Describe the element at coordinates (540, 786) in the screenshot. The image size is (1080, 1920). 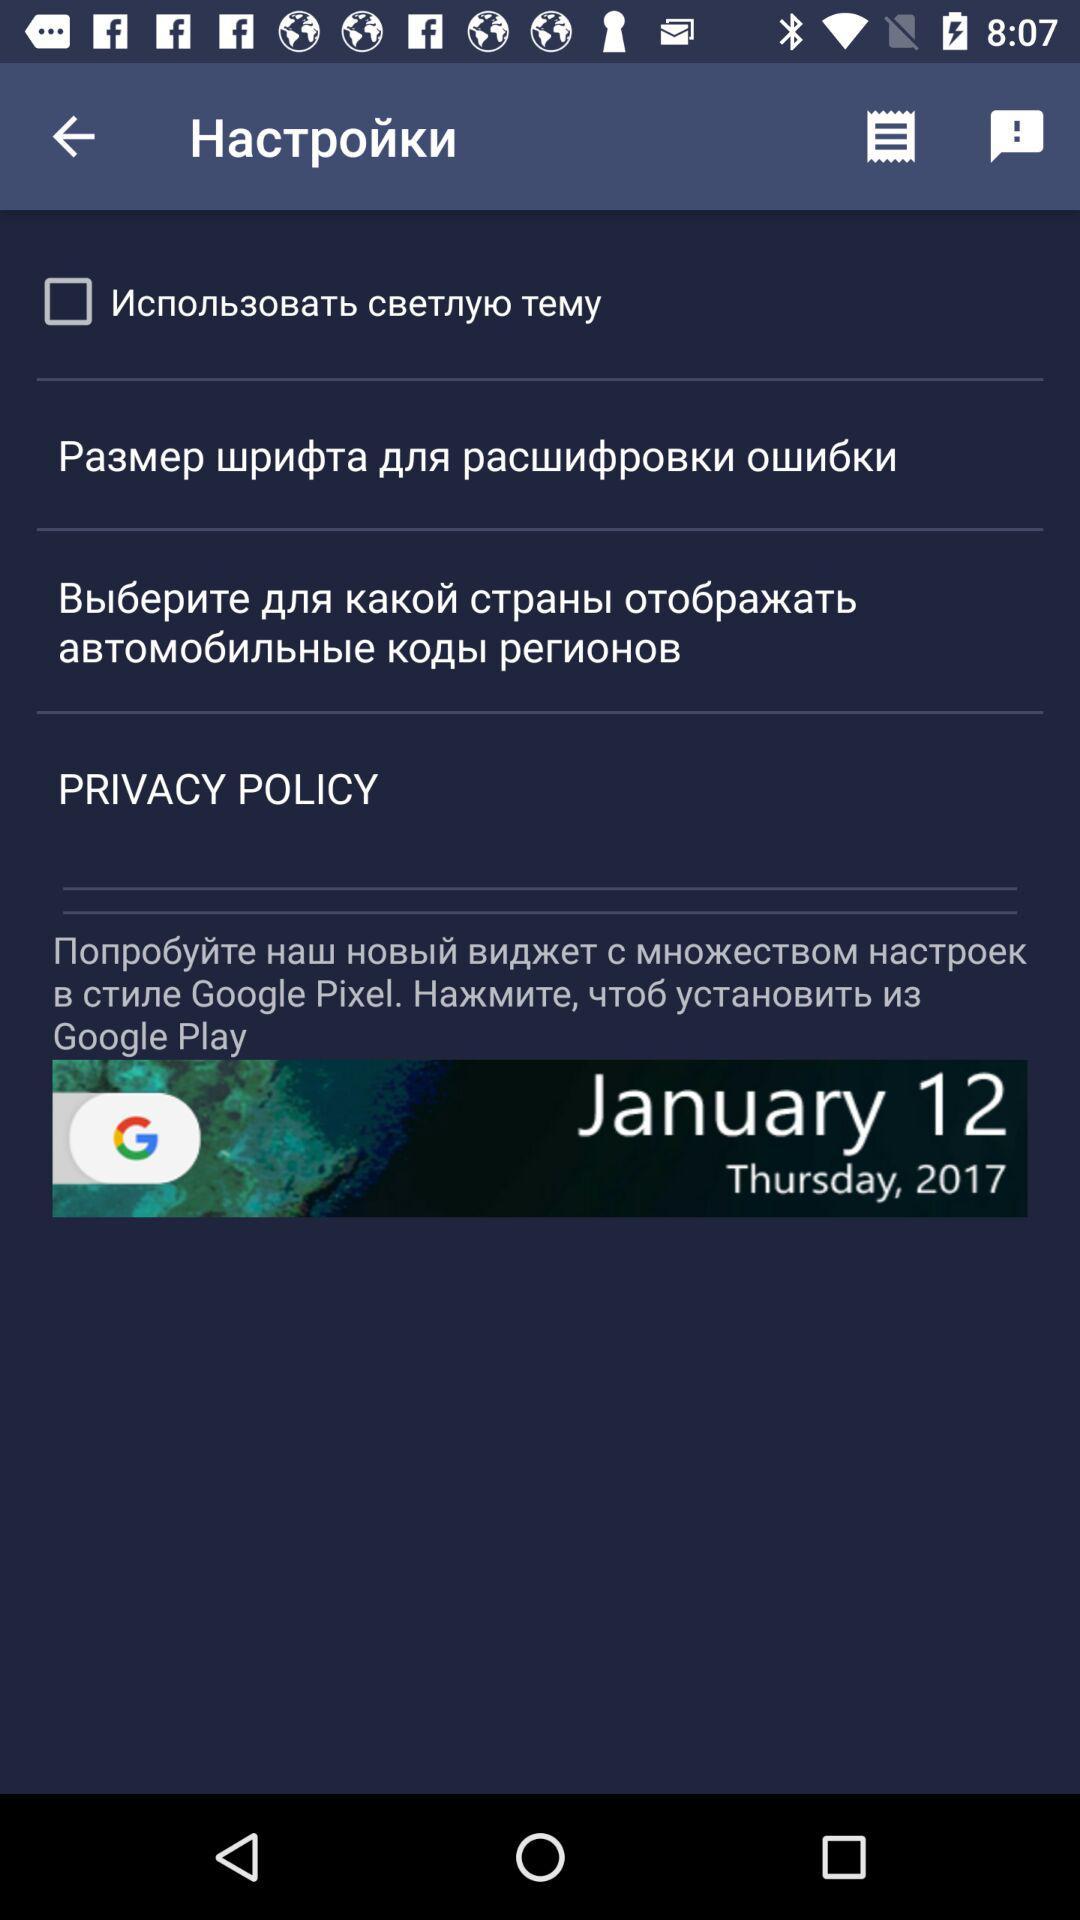
I see `the privacy policy icon` at that location.